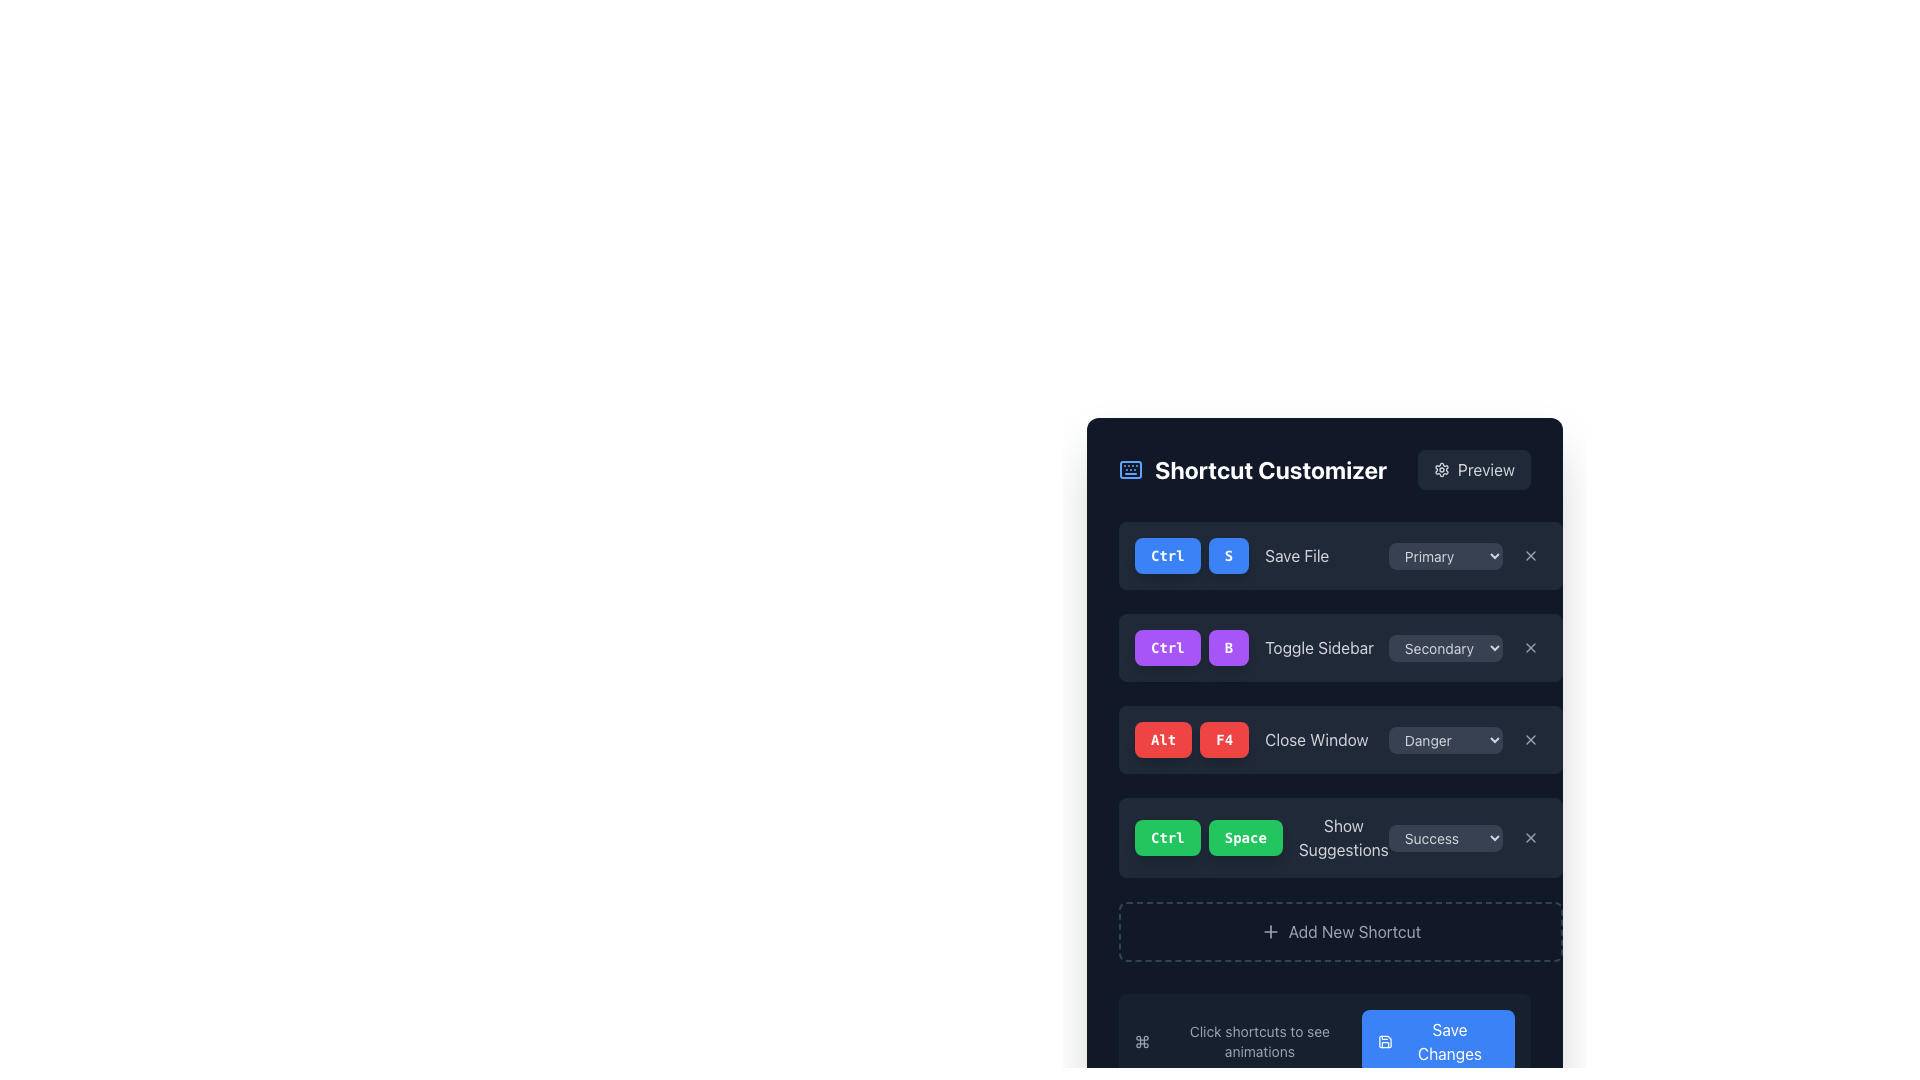  What do you see at coordinates (1529, 555) in the screenshot?
I see `the small, square button with rounded edges that contains a gray 'X' icon, located at the rightmost end of the row with the label 'Primary' in the 'Shortcut Customizer' panel` at bounding box center [1529, 555].